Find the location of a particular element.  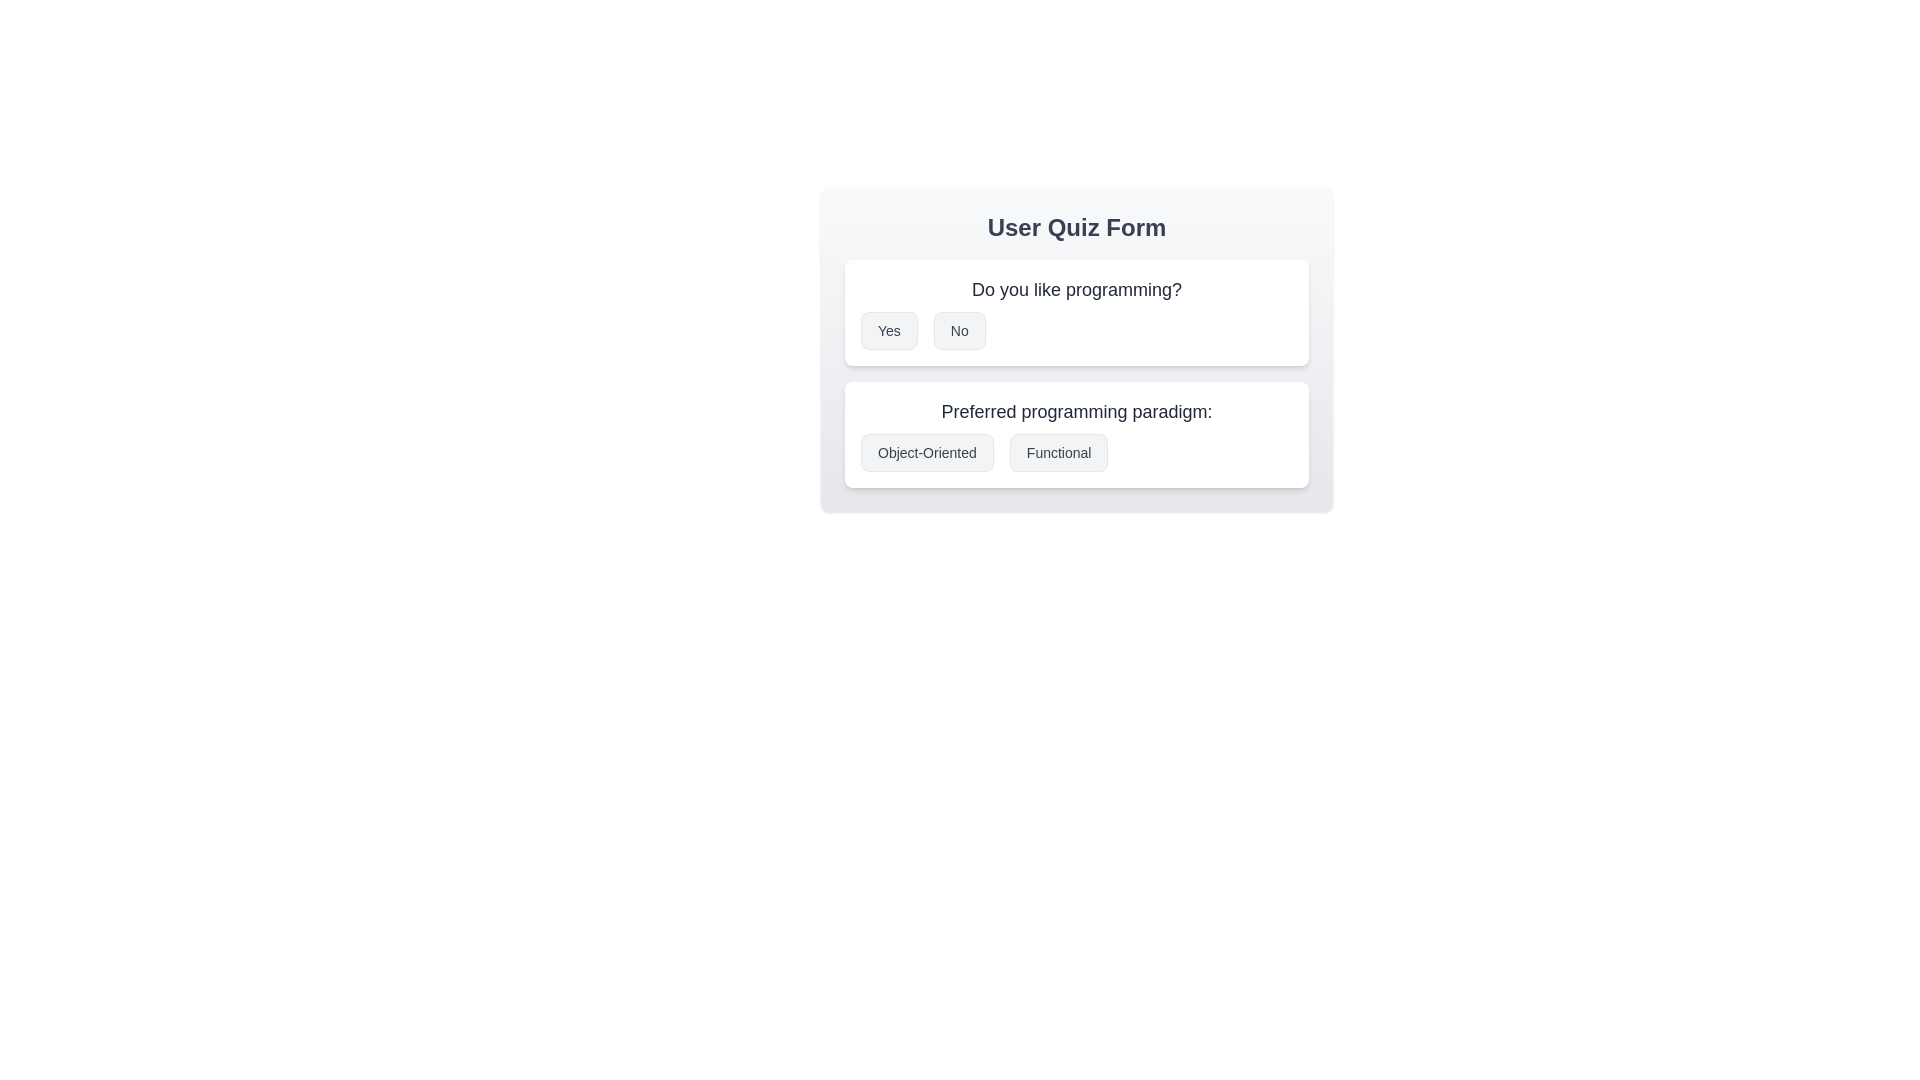

the buttons in the card labeled 'Preferred programming paradigm:' is located at coordinates (1075, 434).